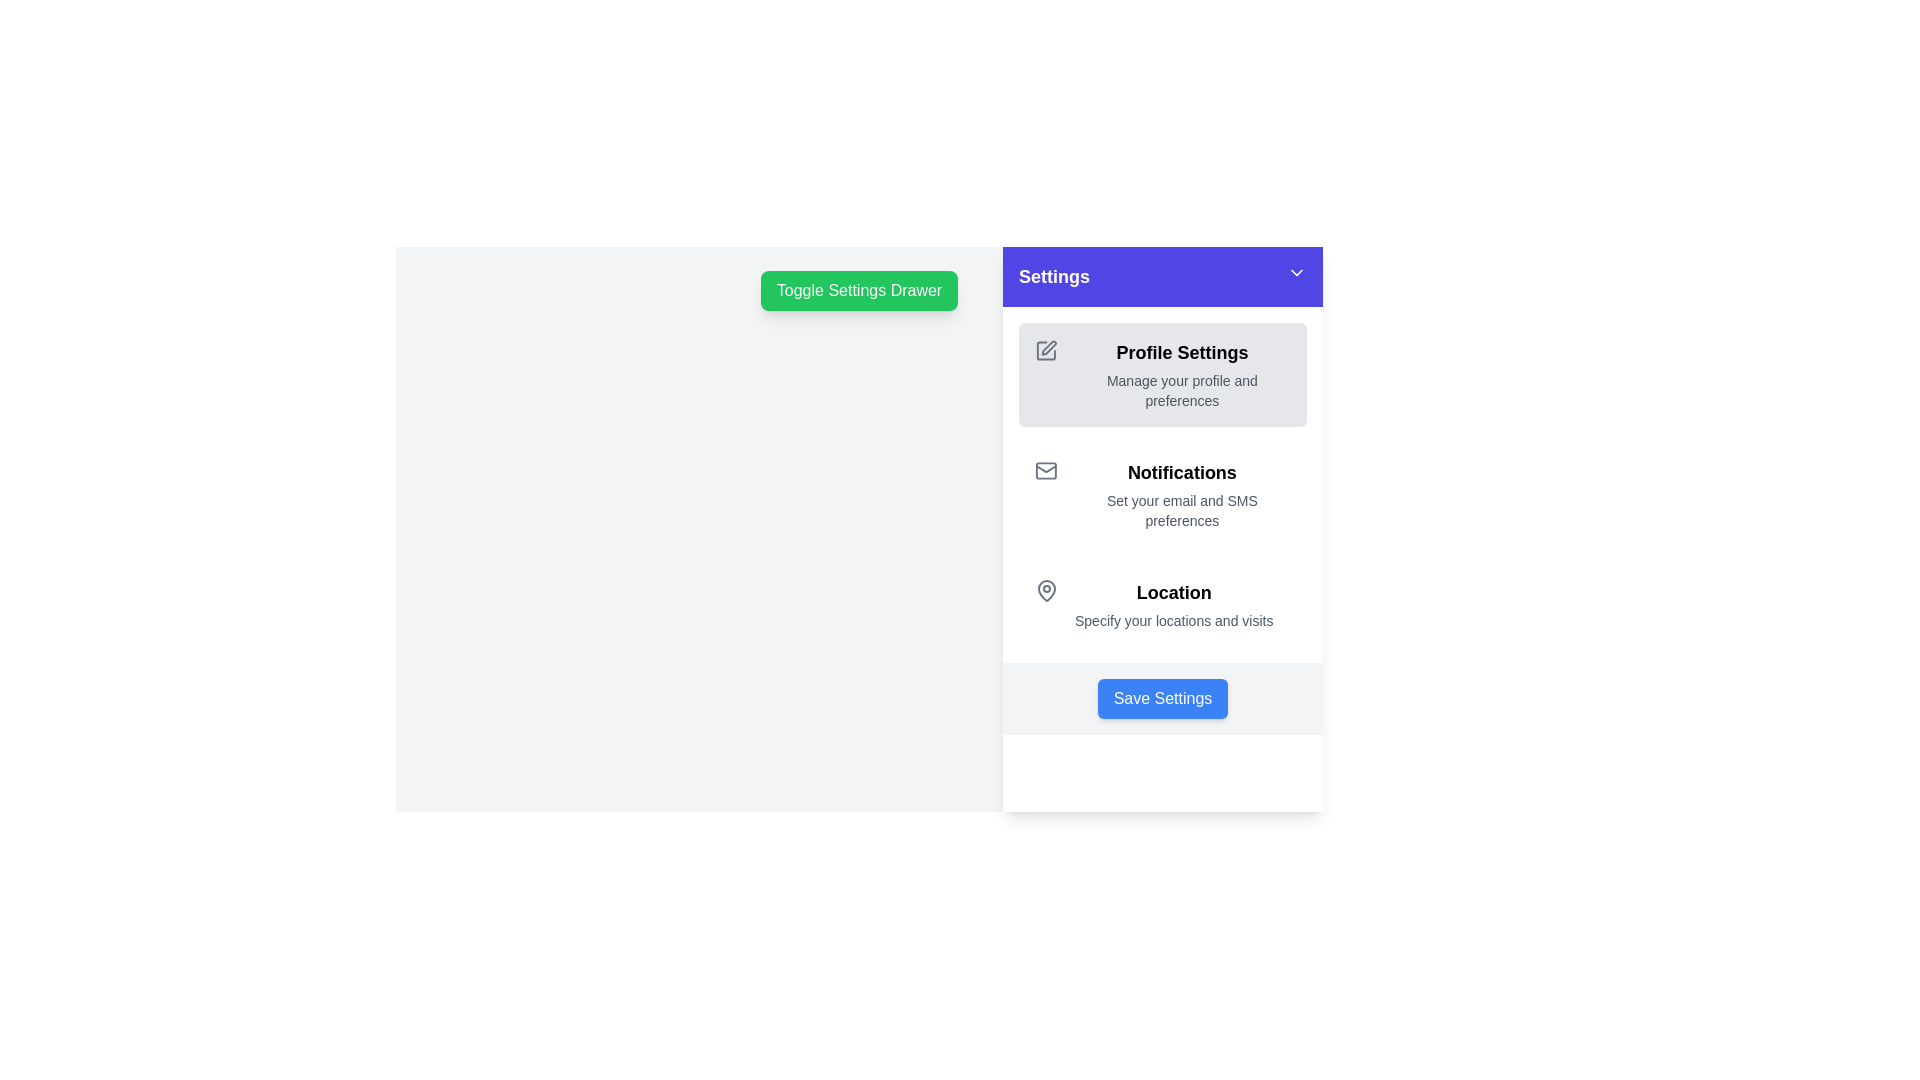 This screenshot has height=1080, width=1920. Describe the element at coordinates (1162, 485) in the screenshot. I see `the second group of clickable options under the 'Settings' sidebar panel` at that location.